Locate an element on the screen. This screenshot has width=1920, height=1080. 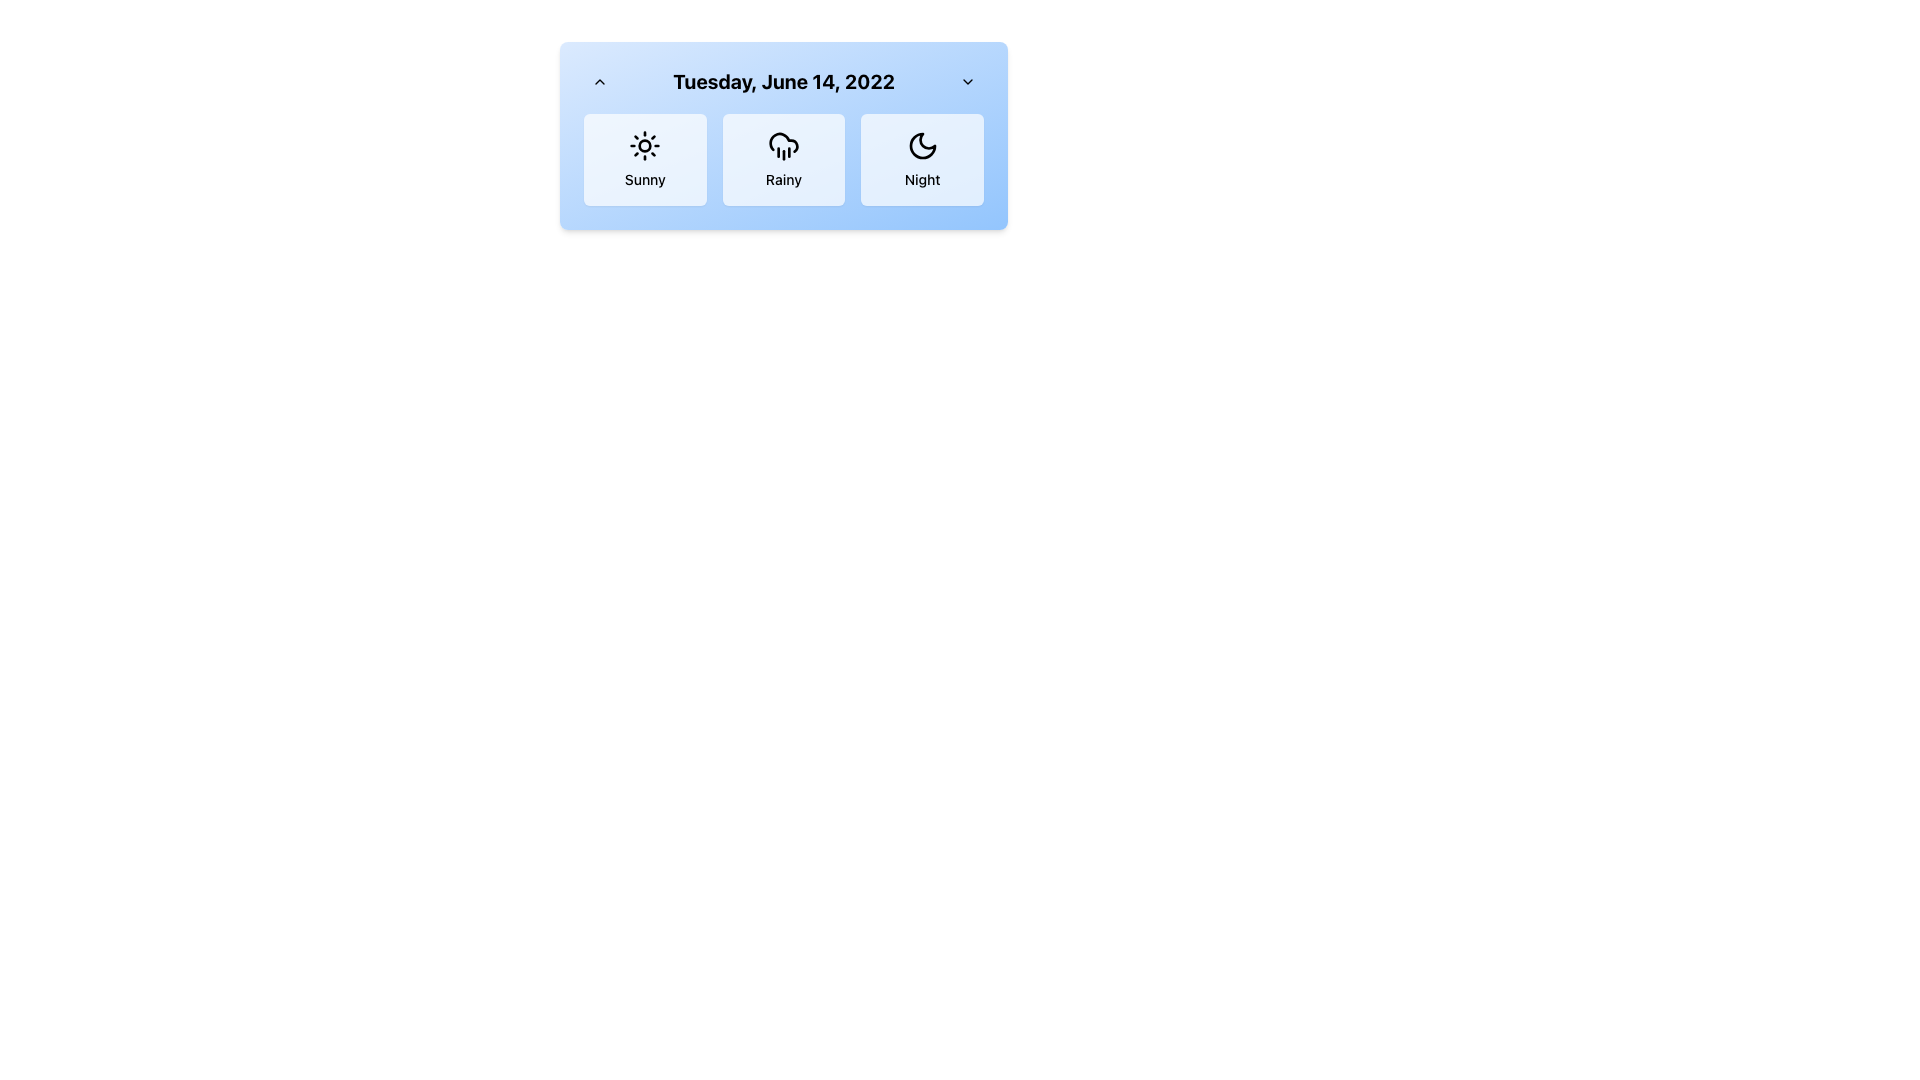
the date display text element, which is centrally located between a chevron-up icon on the left and a chevron-down icon on the right is located at coordinates (782, 80).